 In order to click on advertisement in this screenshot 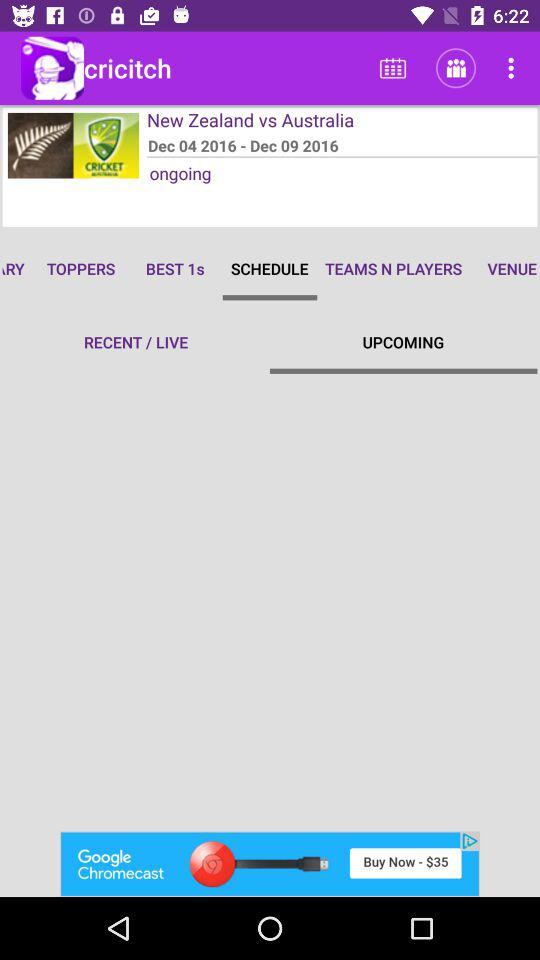, I will do `click(270, 863)`.